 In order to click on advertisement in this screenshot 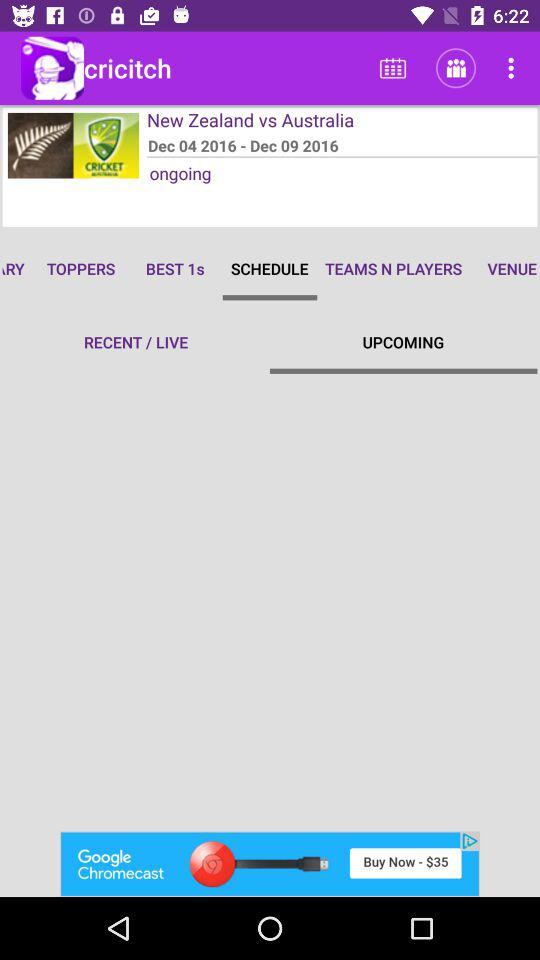, I will do `click(270, 863)`.